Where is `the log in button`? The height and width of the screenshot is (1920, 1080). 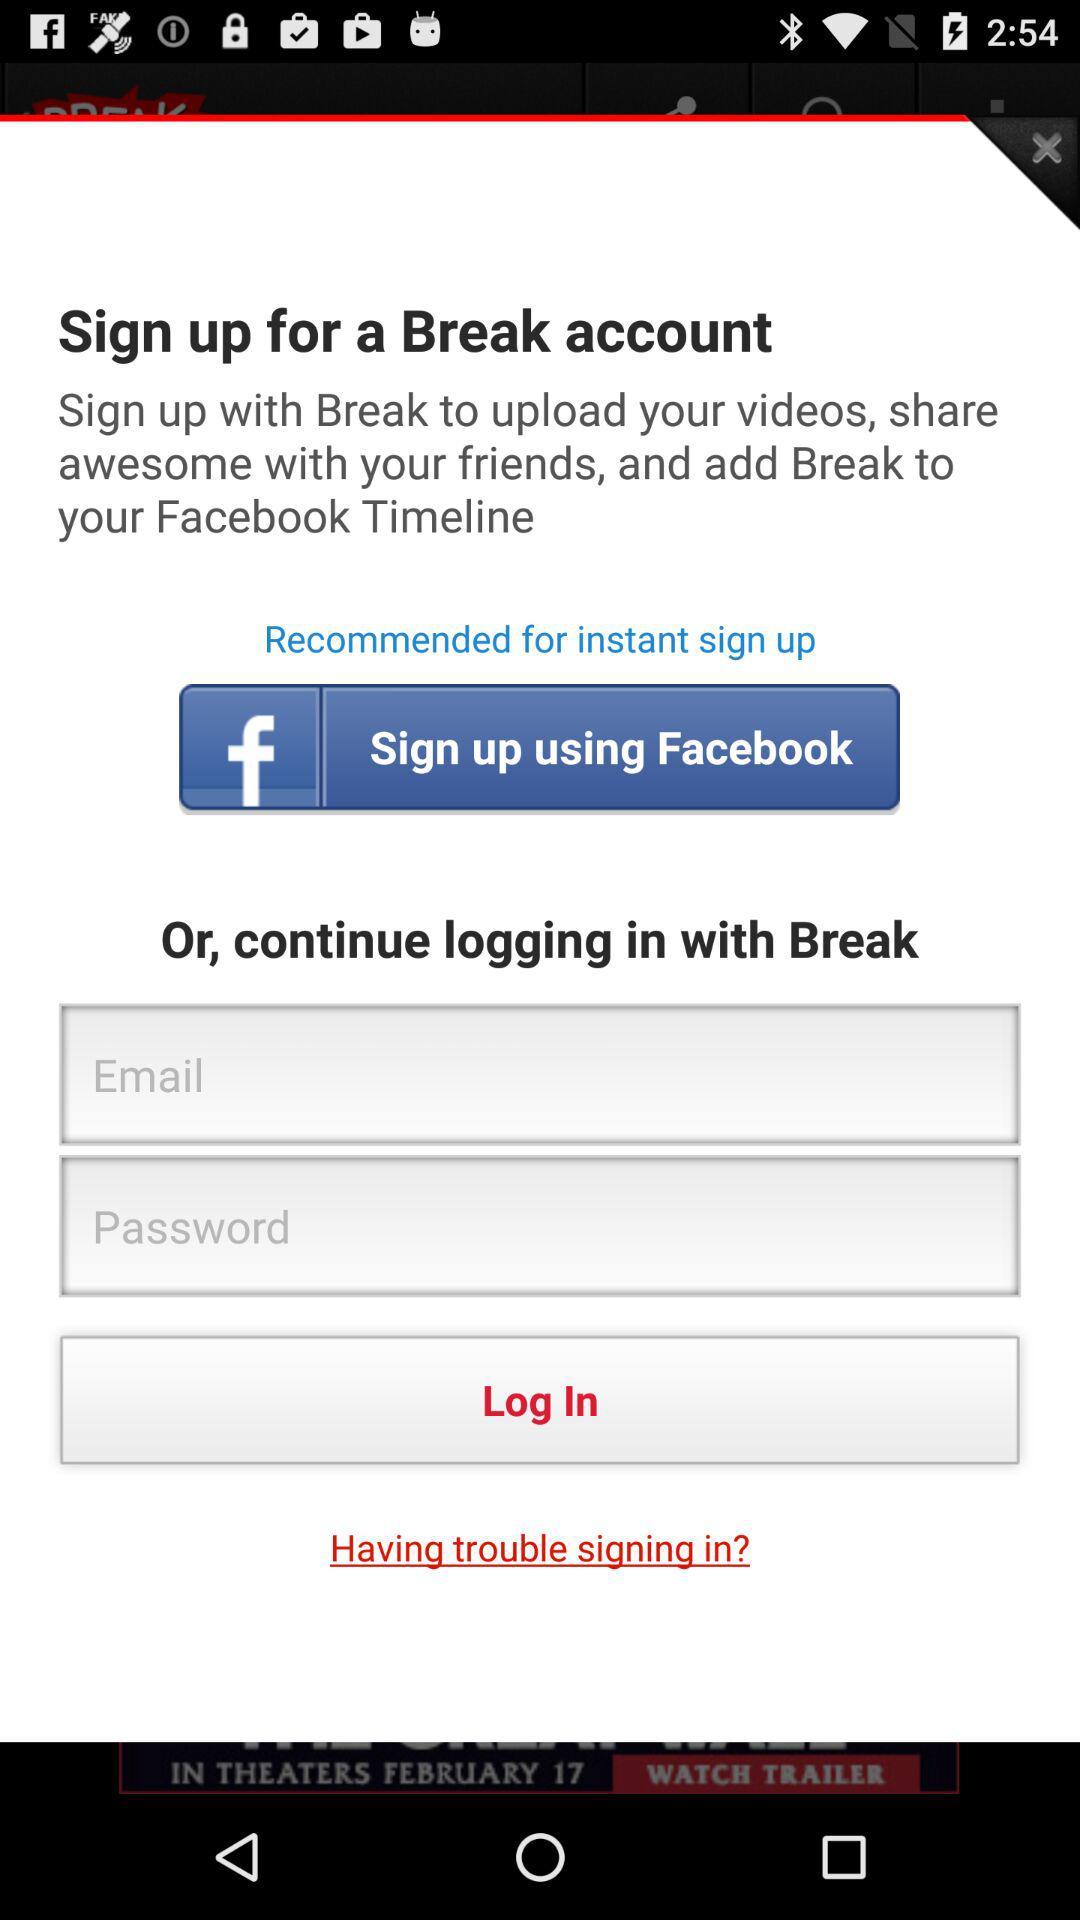
the log in button is located at coordinates (540, 1398).